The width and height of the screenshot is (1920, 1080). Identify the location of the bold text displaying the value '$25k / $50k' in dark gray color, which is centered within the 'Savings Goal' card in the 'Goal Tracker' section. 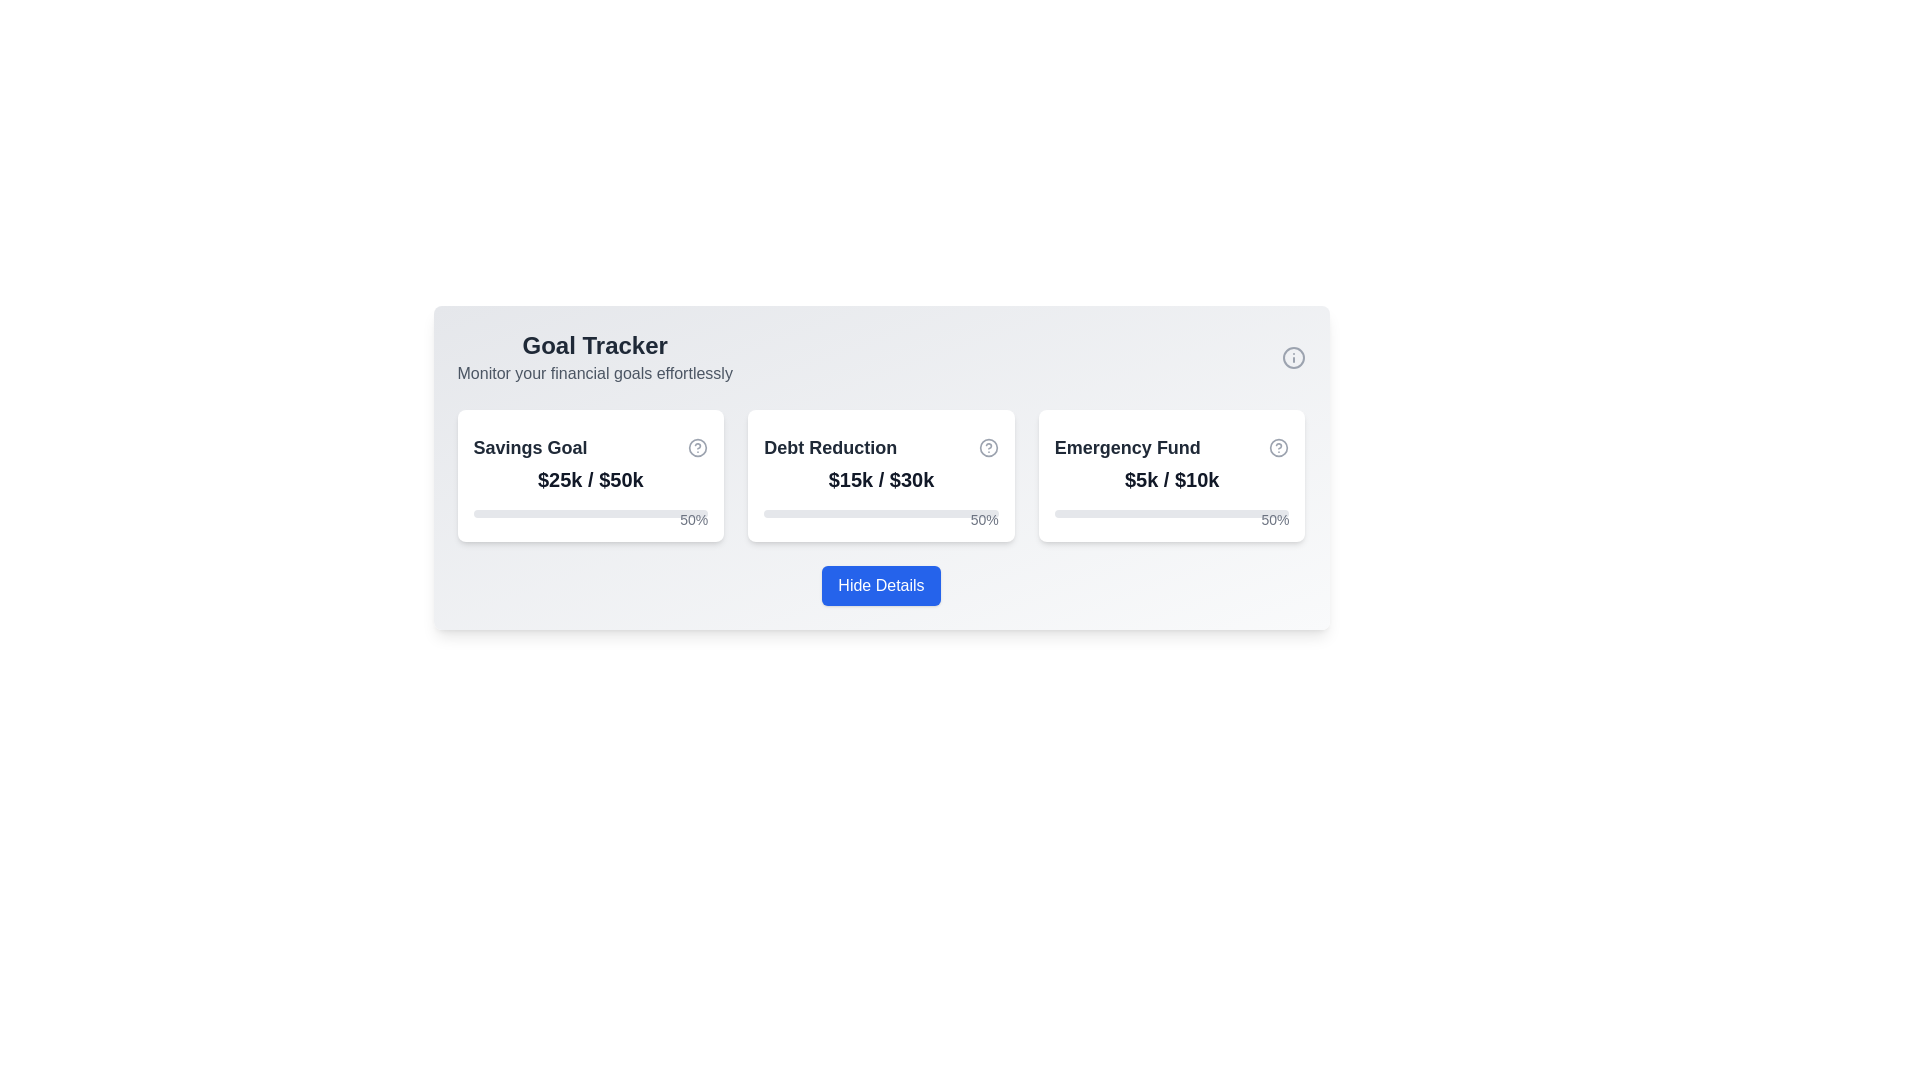
(589, 479).